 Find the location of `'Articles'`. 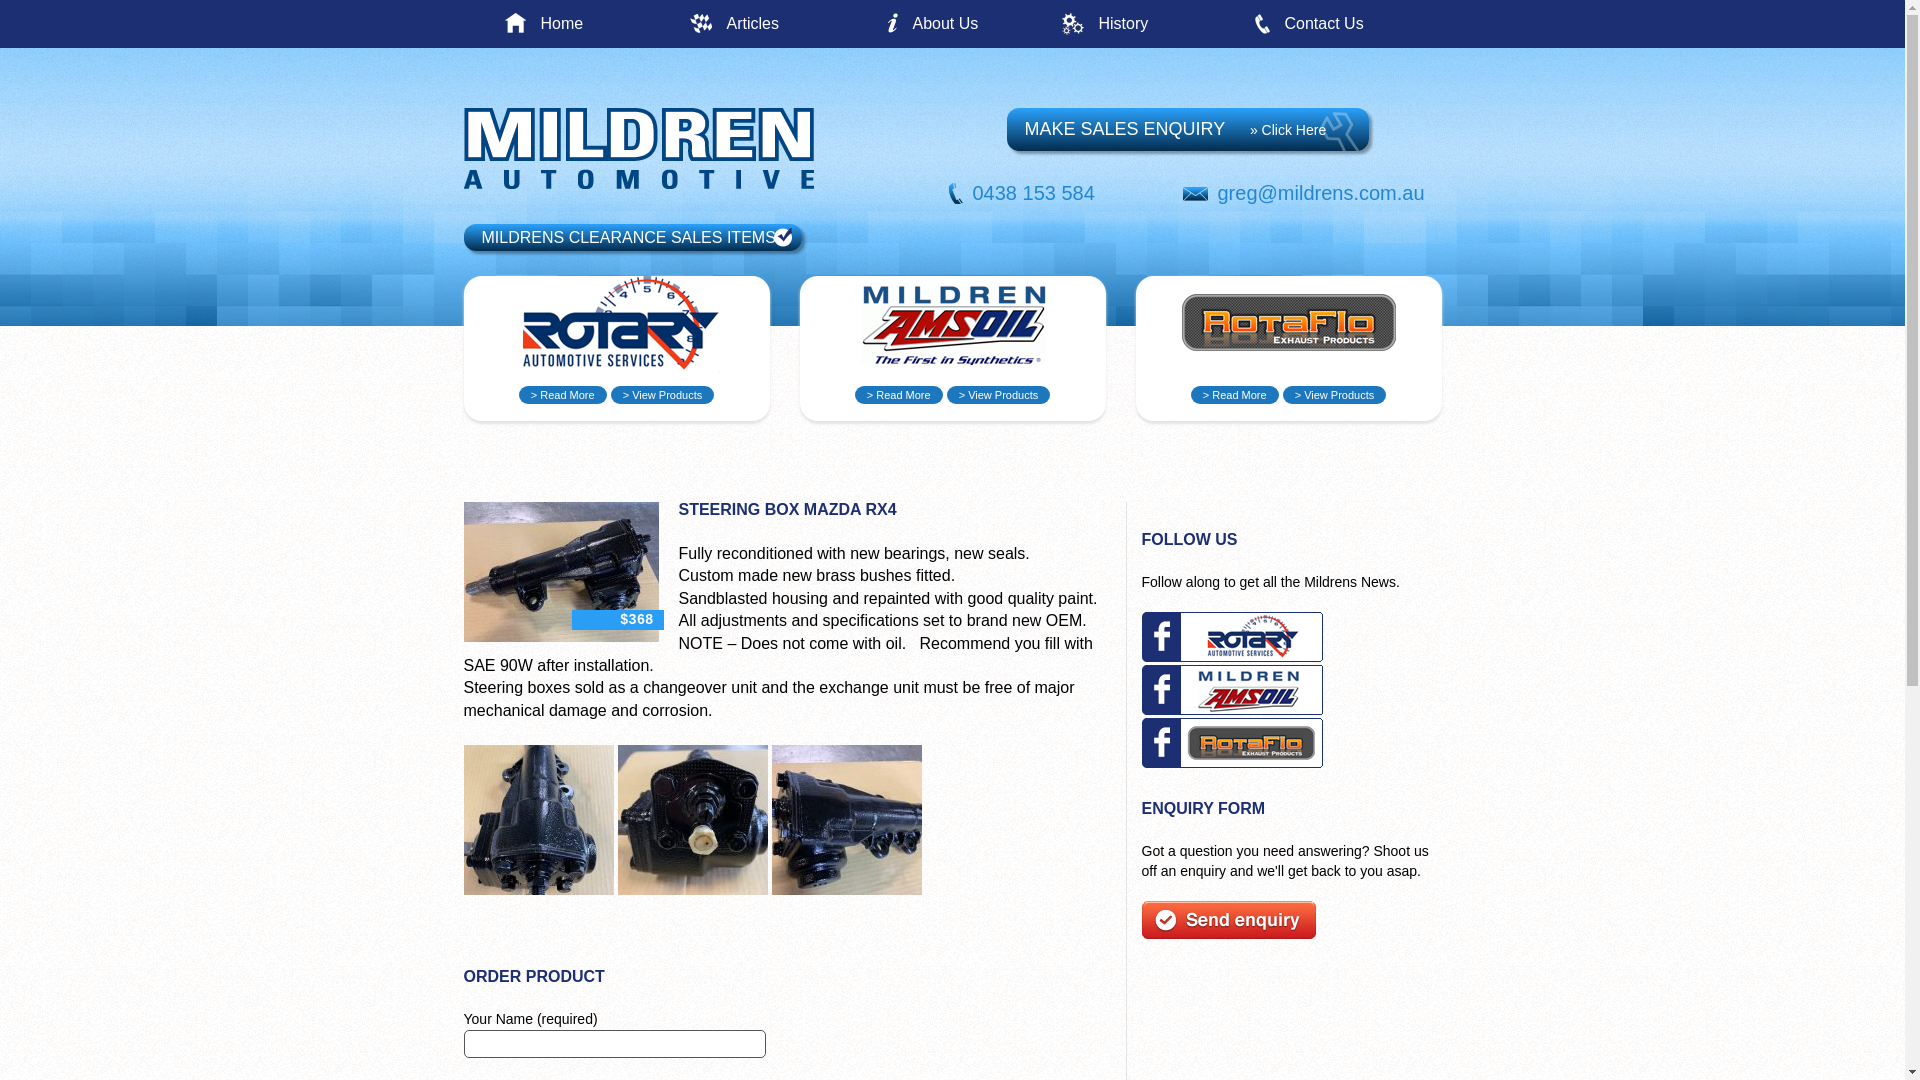

'Articles' is located at coordinates (724, 23).